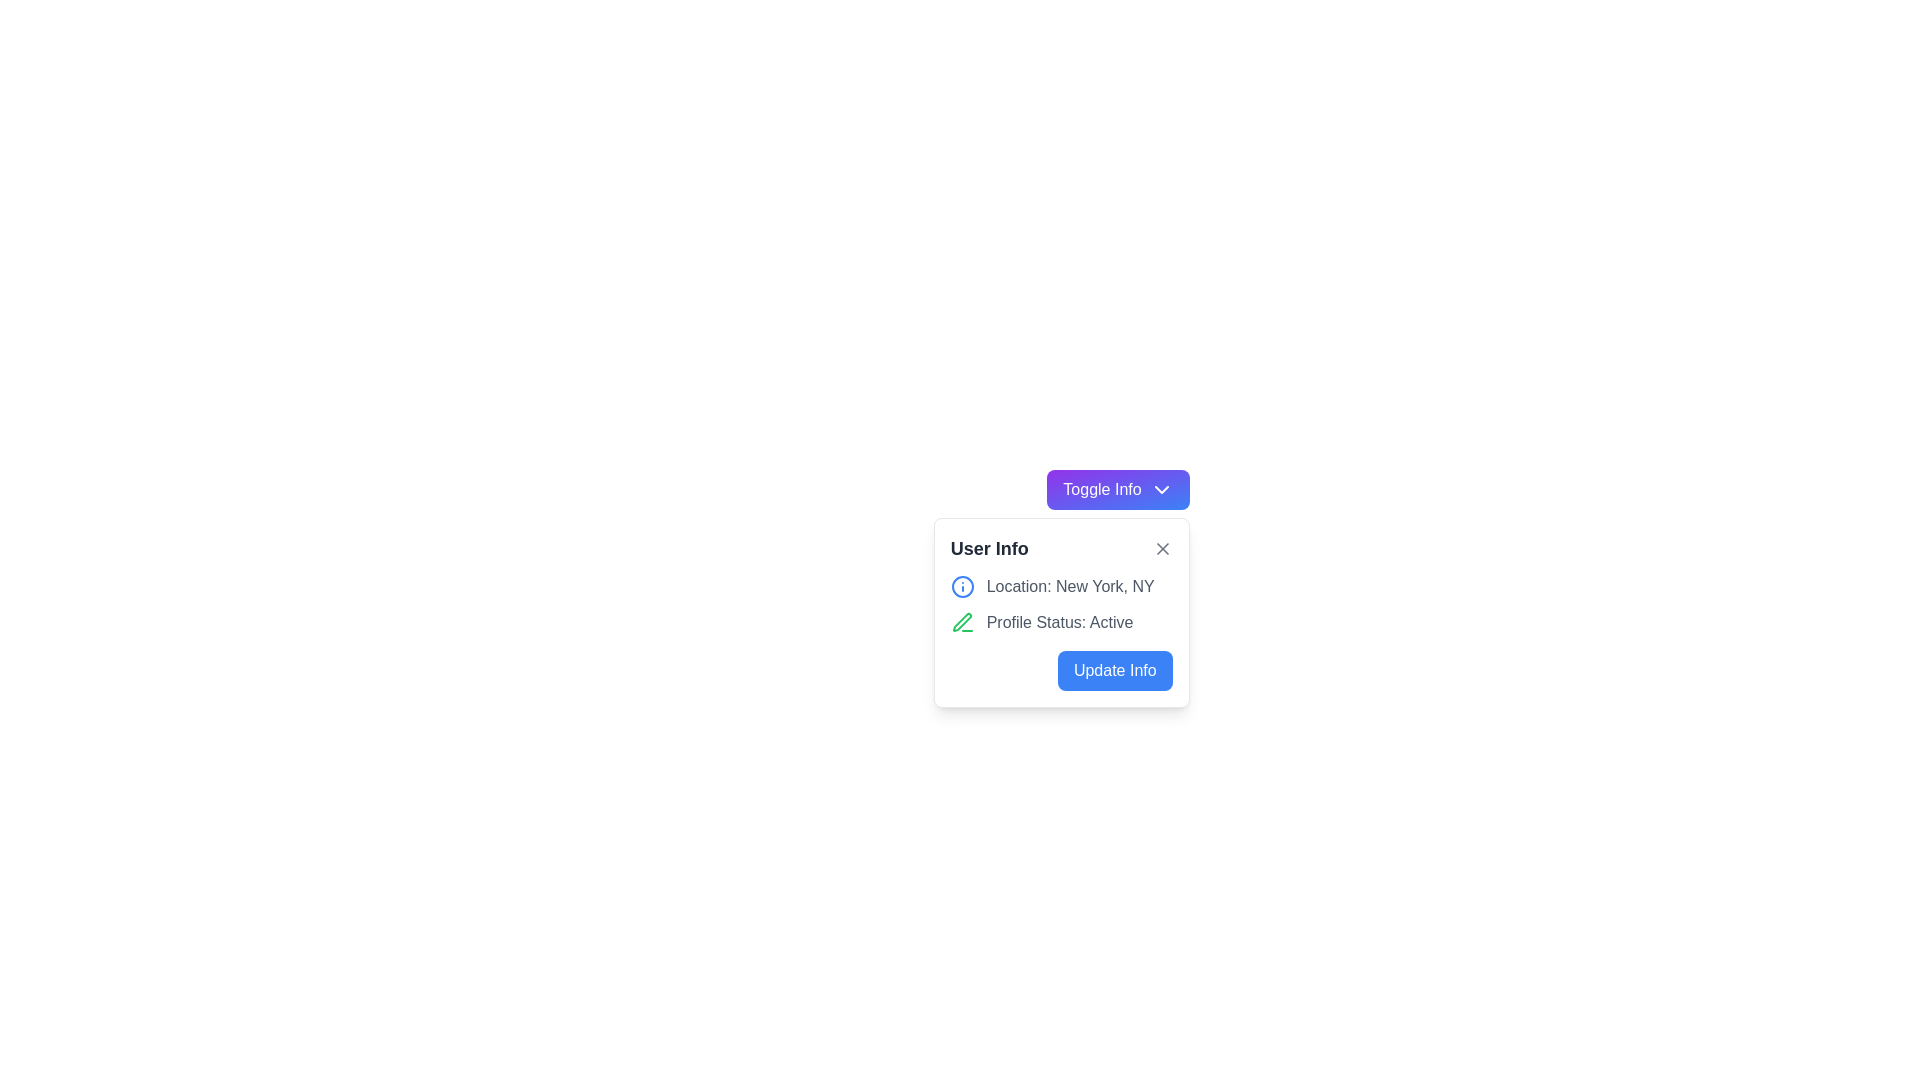 The image size is (1920, 1080). Describe the element at coordinates (1162, 548) in the screenshot. I see `the small 'X' shaped button next to the 'User Info' heading` at that location.